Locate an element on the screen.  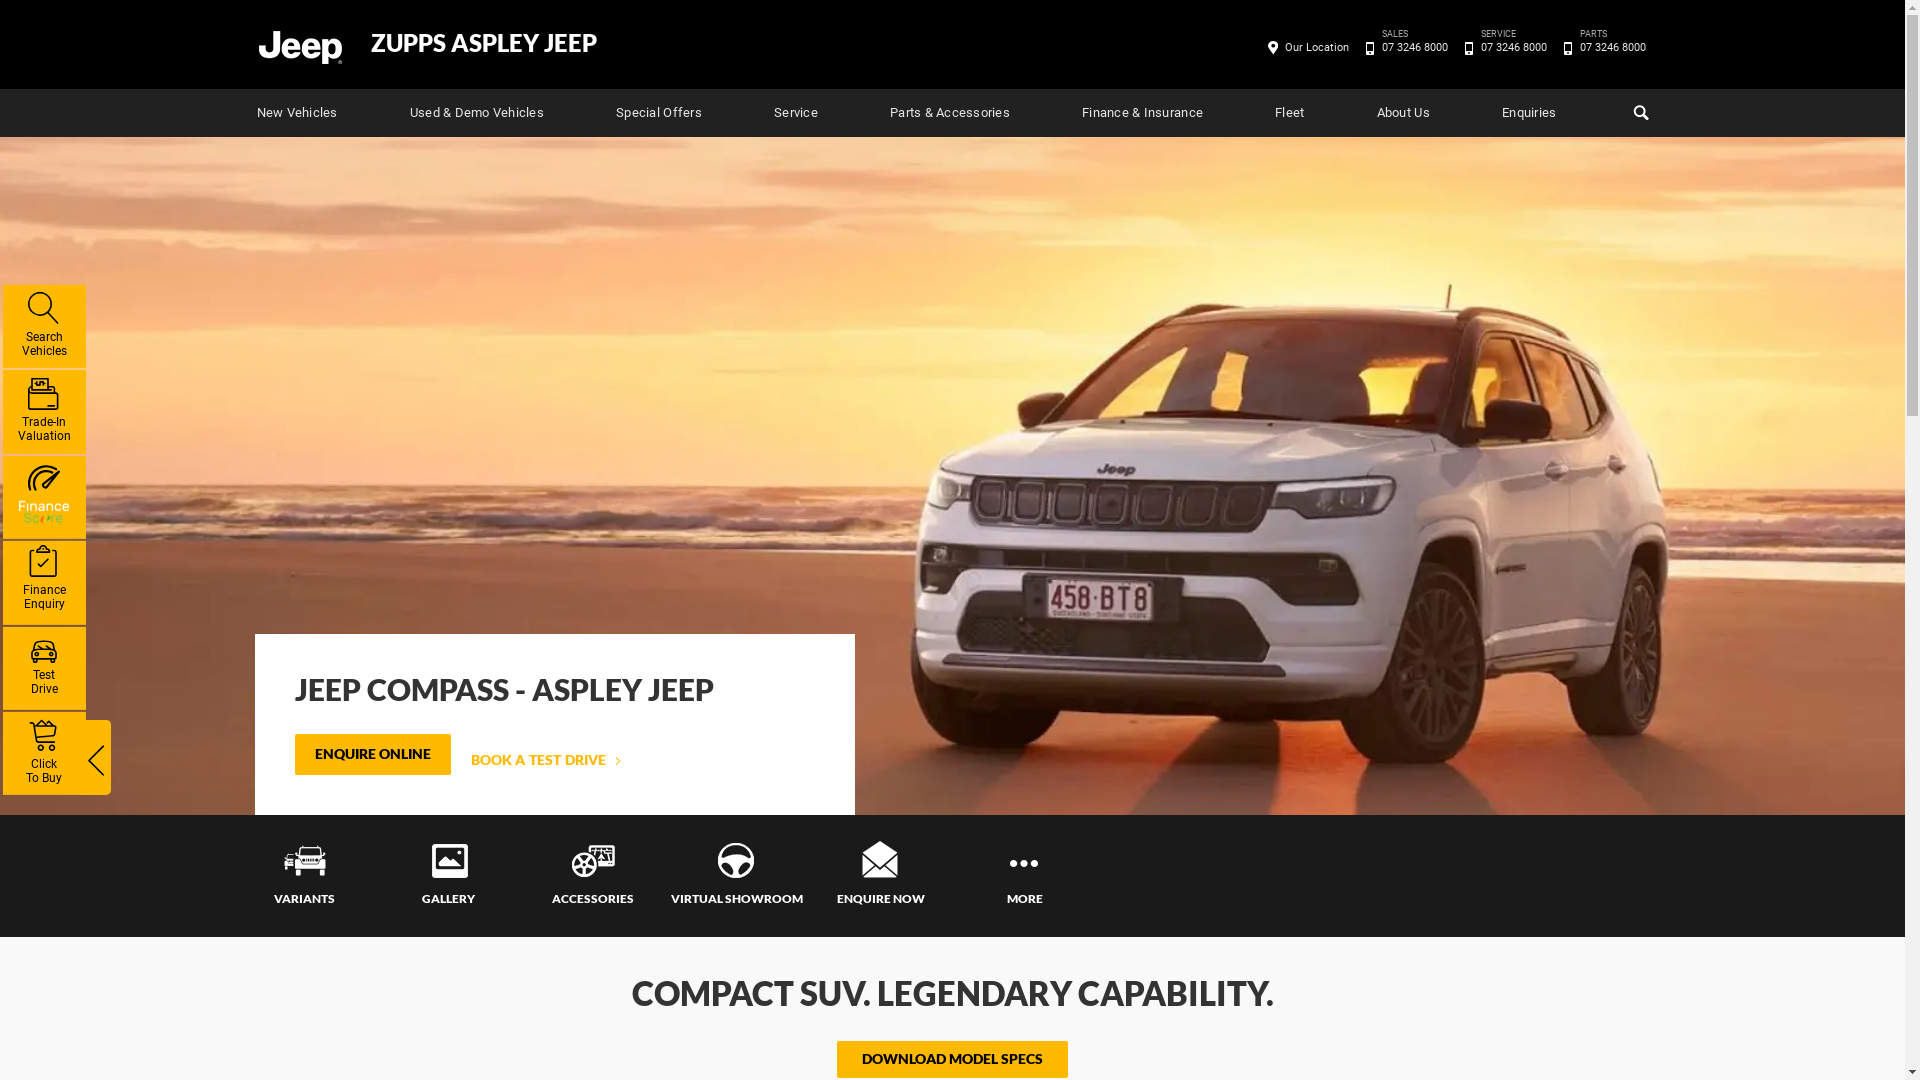
'SERVICE is located at coordinates (1513, 46).